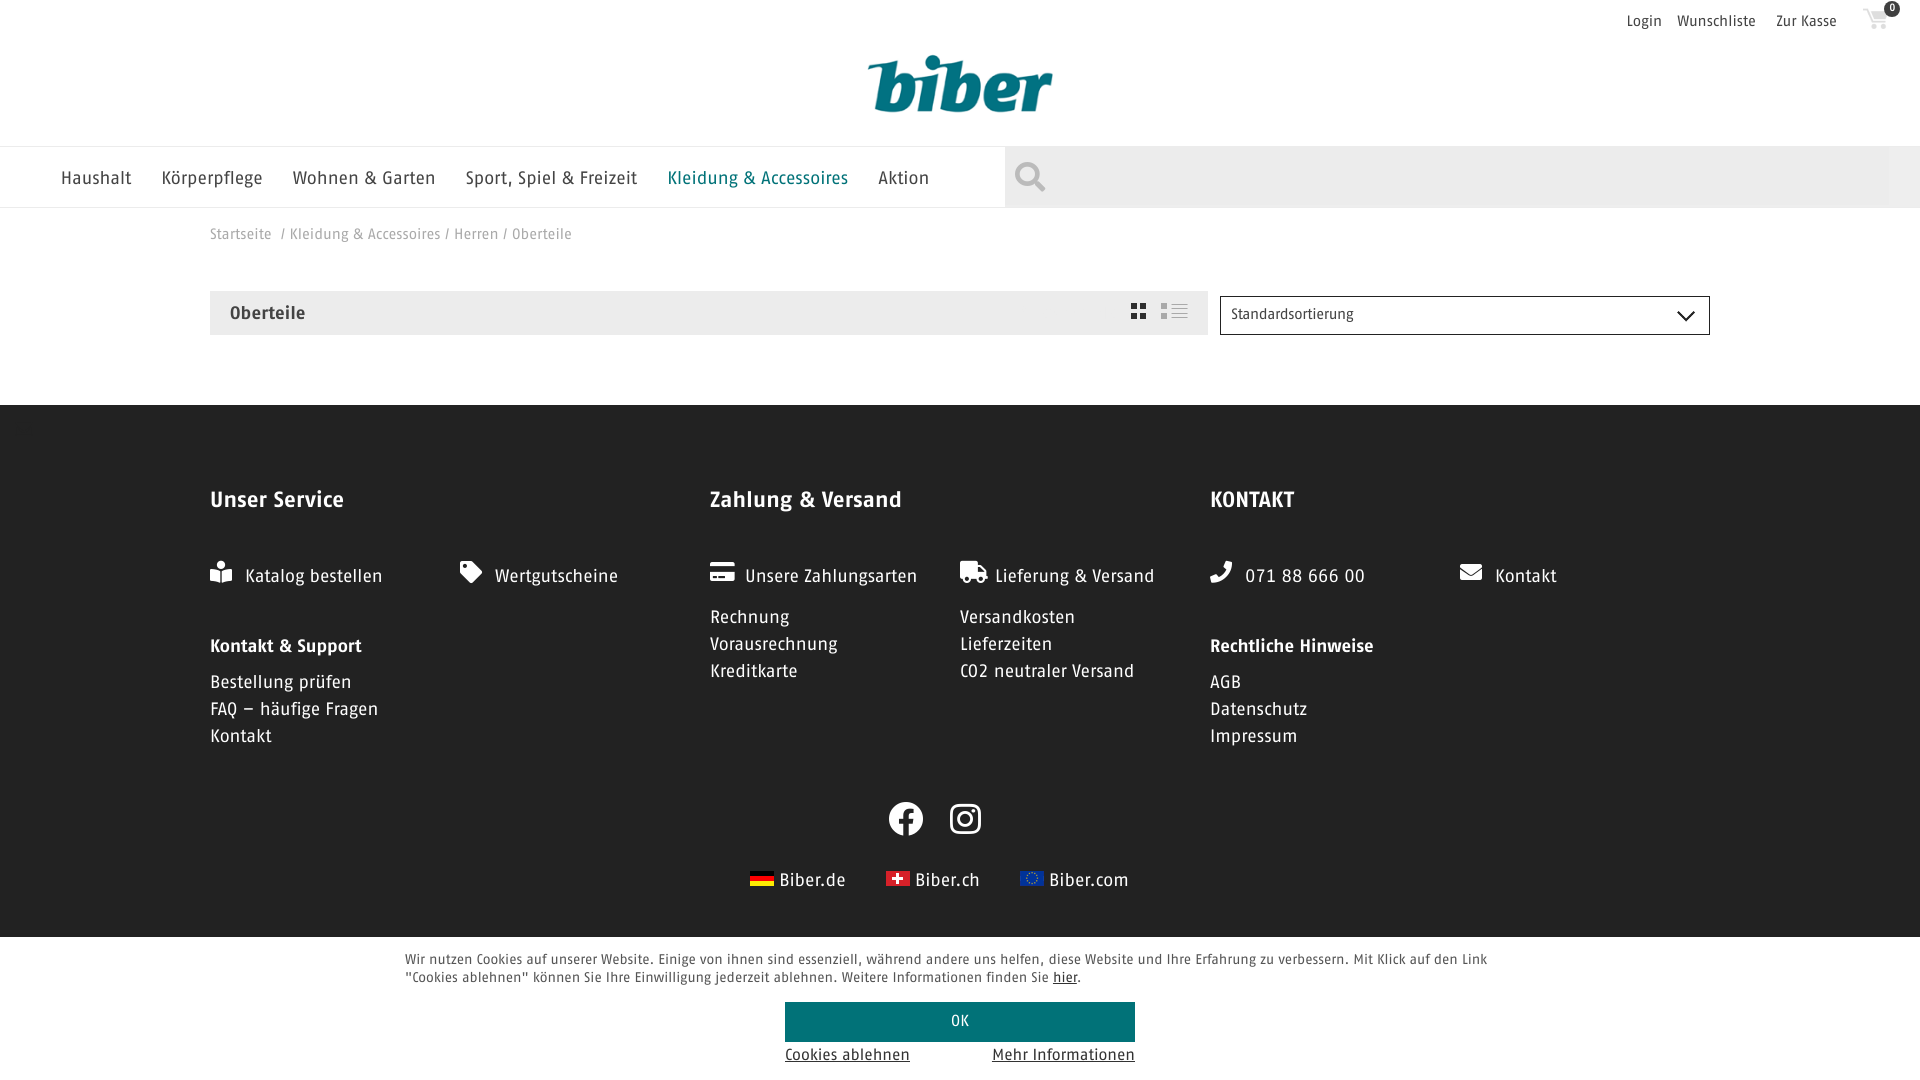 The width and height of the screenshot is (1920, 1080). I want to click on 'Cookies ablehnen', so click(847, 1055).